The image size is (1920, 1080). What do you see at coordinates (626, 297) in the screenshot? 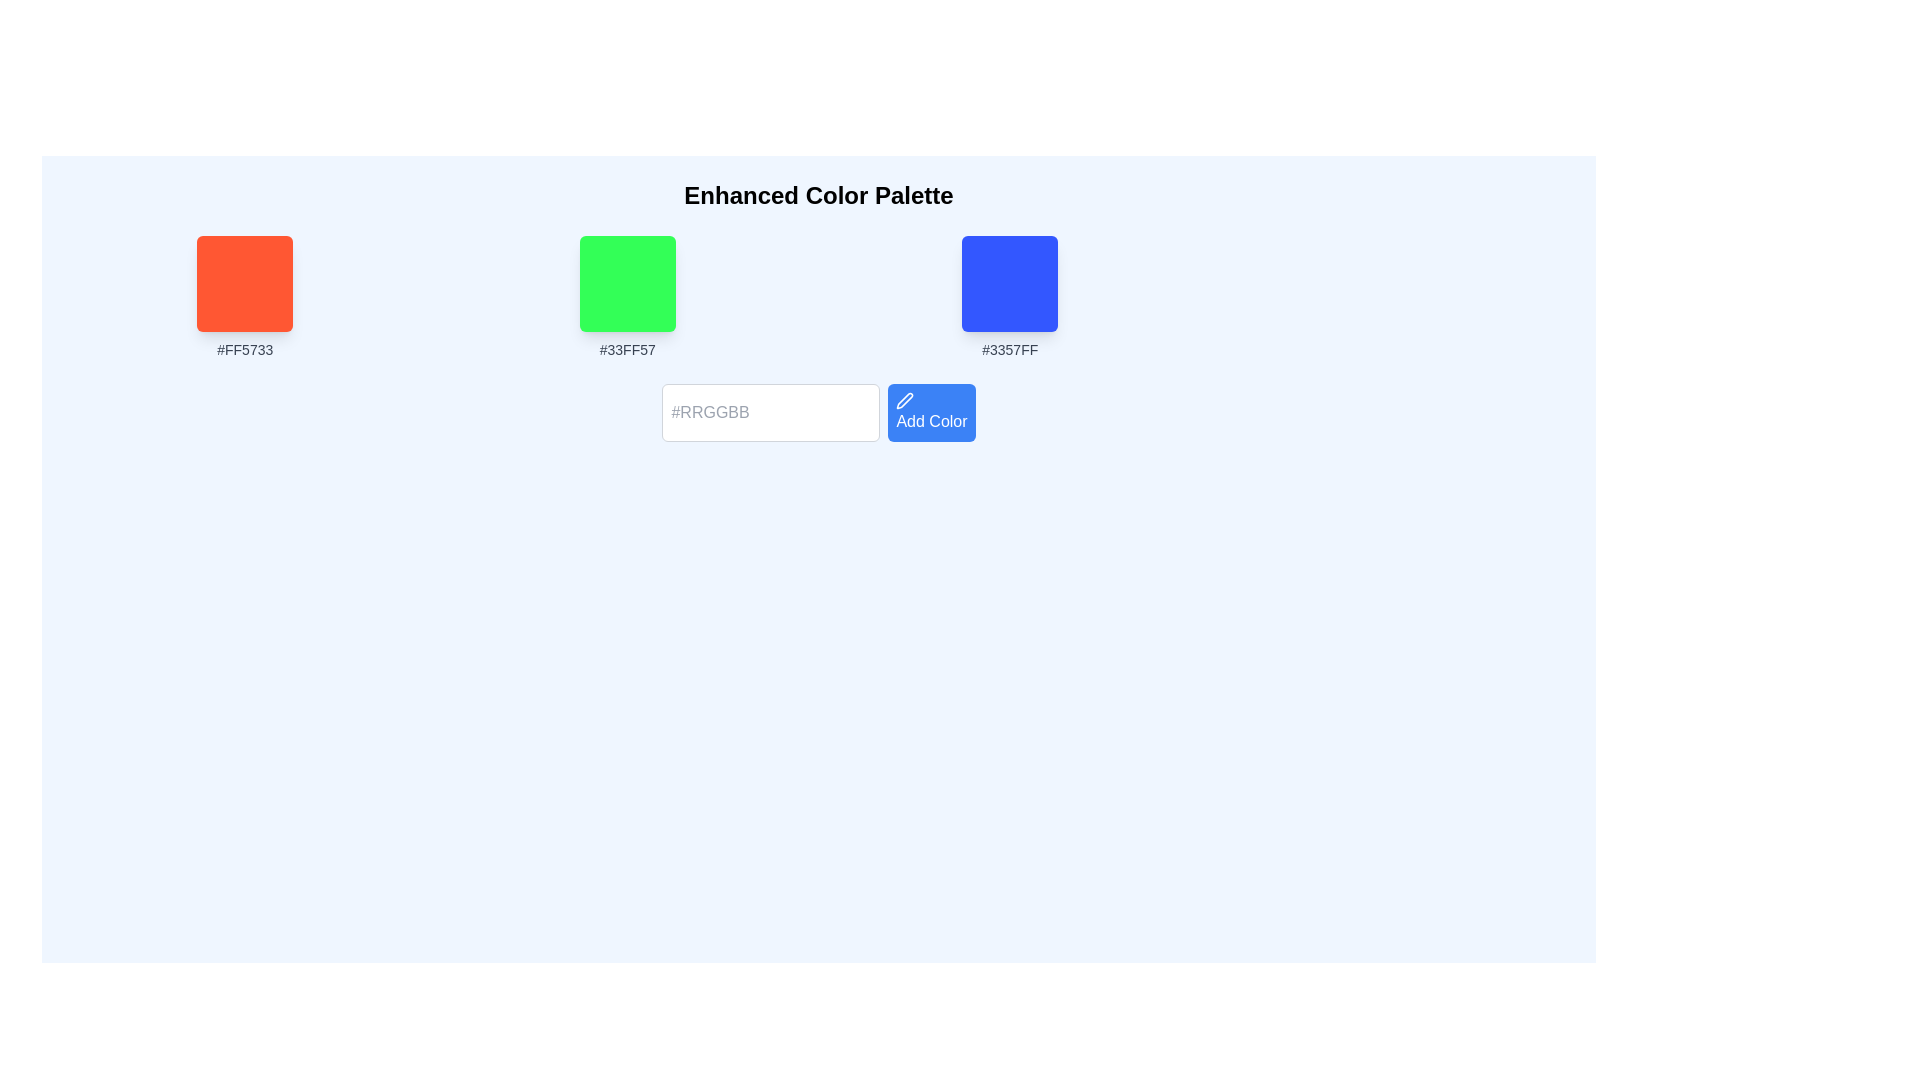
I see `the green color swatch represented by the hex value '#33FF57', which is the second option` at bounding box center [626, 297].